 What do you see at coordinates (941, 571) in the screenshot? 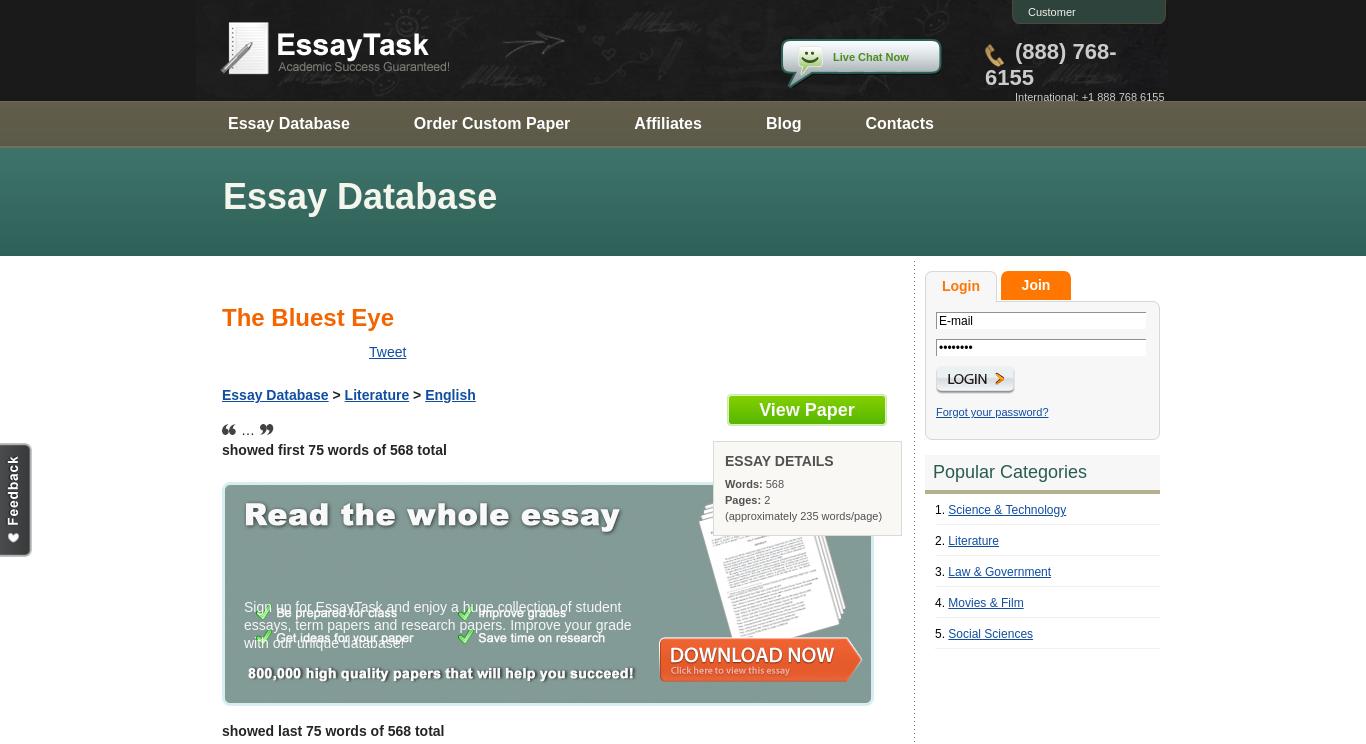
I see `'3.'` at bounding box center [941, 571].